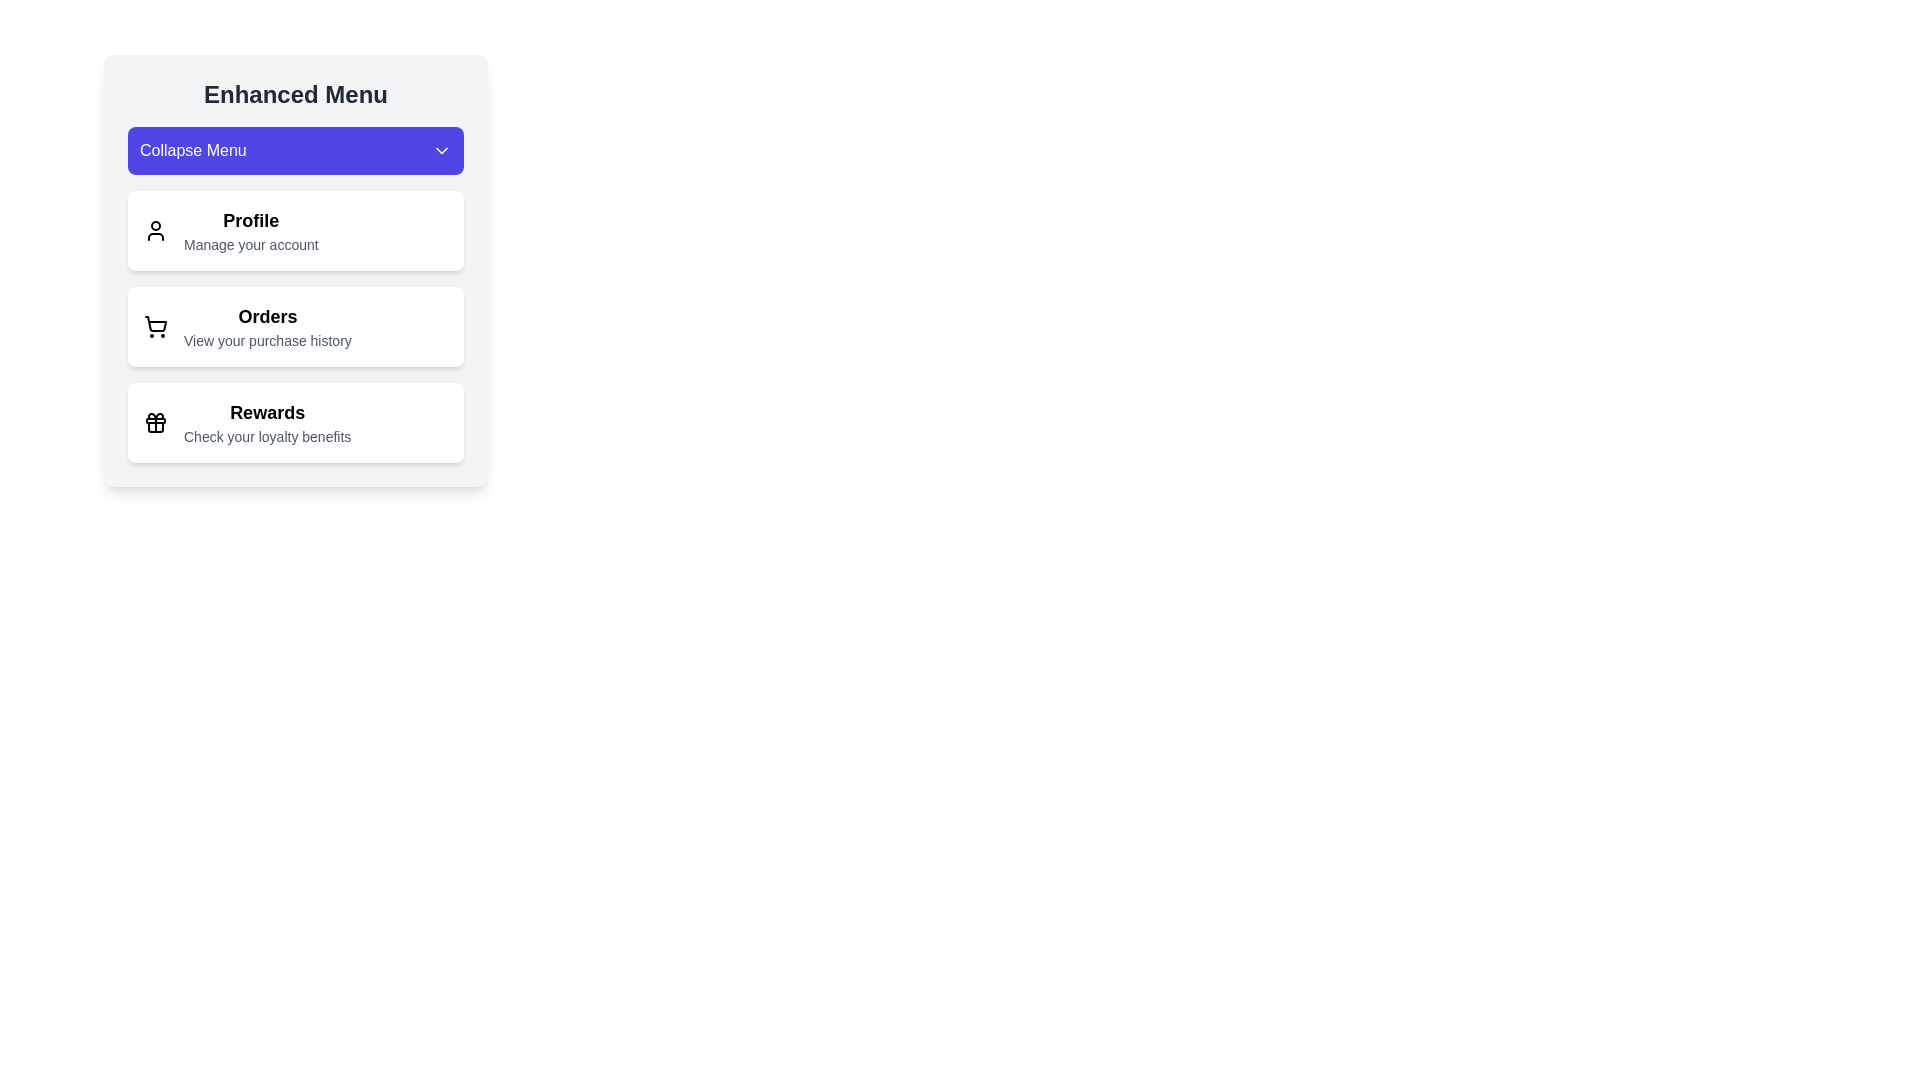  I want to click on the third menu item in the vertically aligned menu that provides access to loyalty benefits, highlighting it, so click(266, 422).